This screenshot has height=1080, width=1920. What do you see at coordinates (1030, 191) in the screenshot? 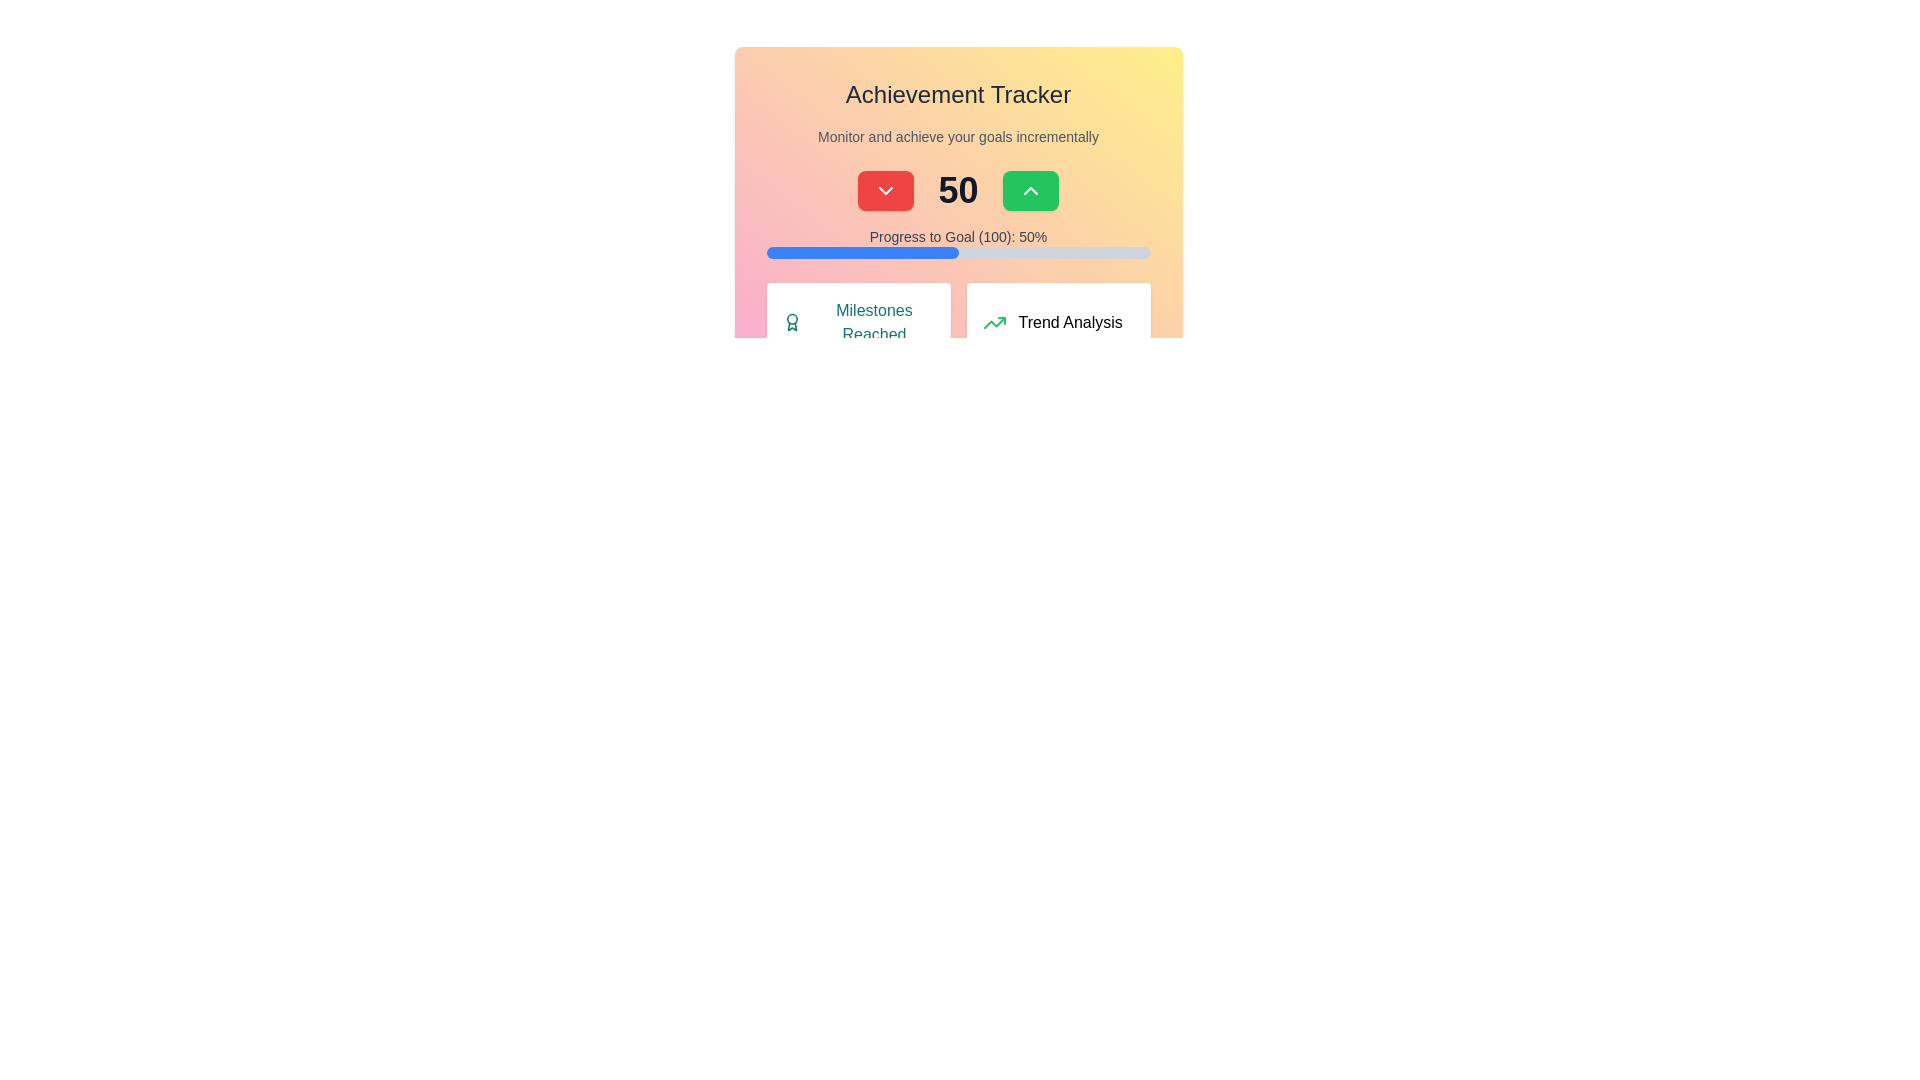
I see `the increment button with a green background and a white upward-pointing chevron icon to change its background color` at bounding box center [1030, 191].